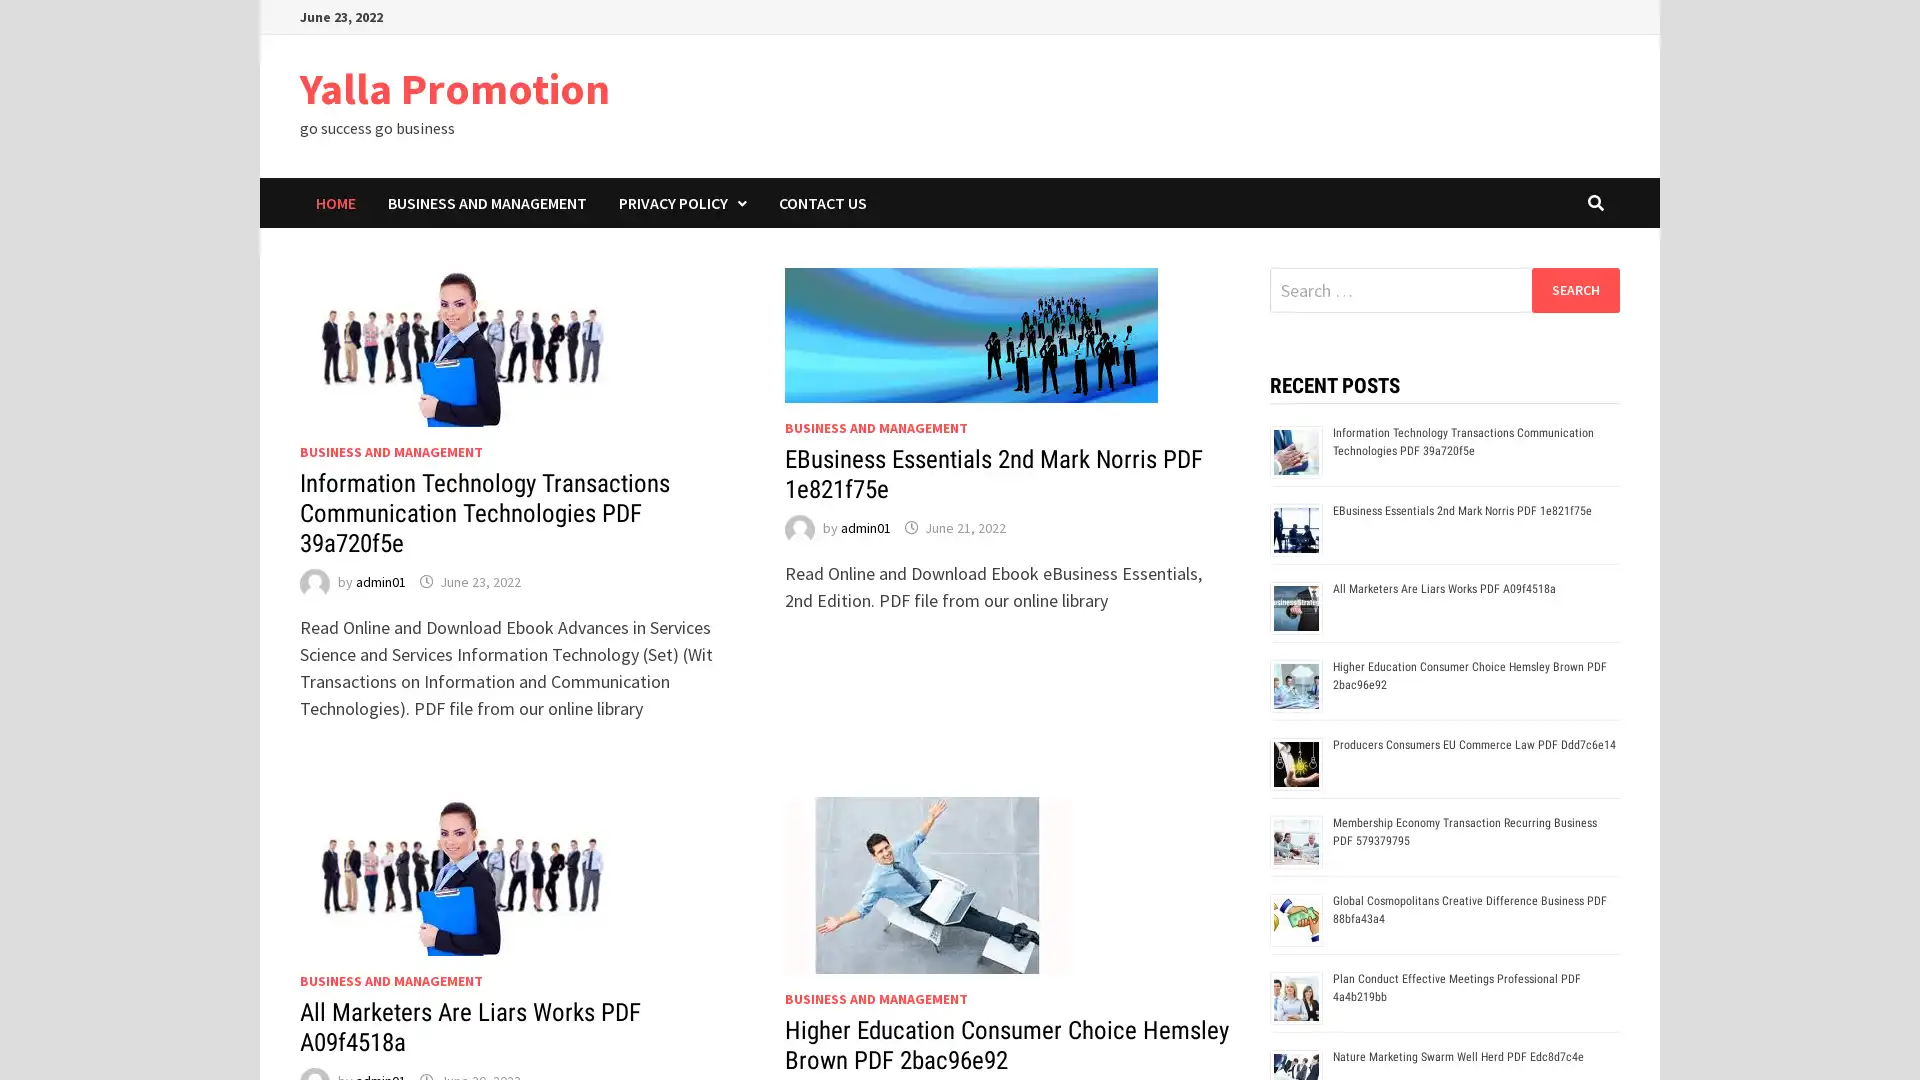  Describe the element at coordinates (1574, 289) in the screenshot. I see `Search` at that location.